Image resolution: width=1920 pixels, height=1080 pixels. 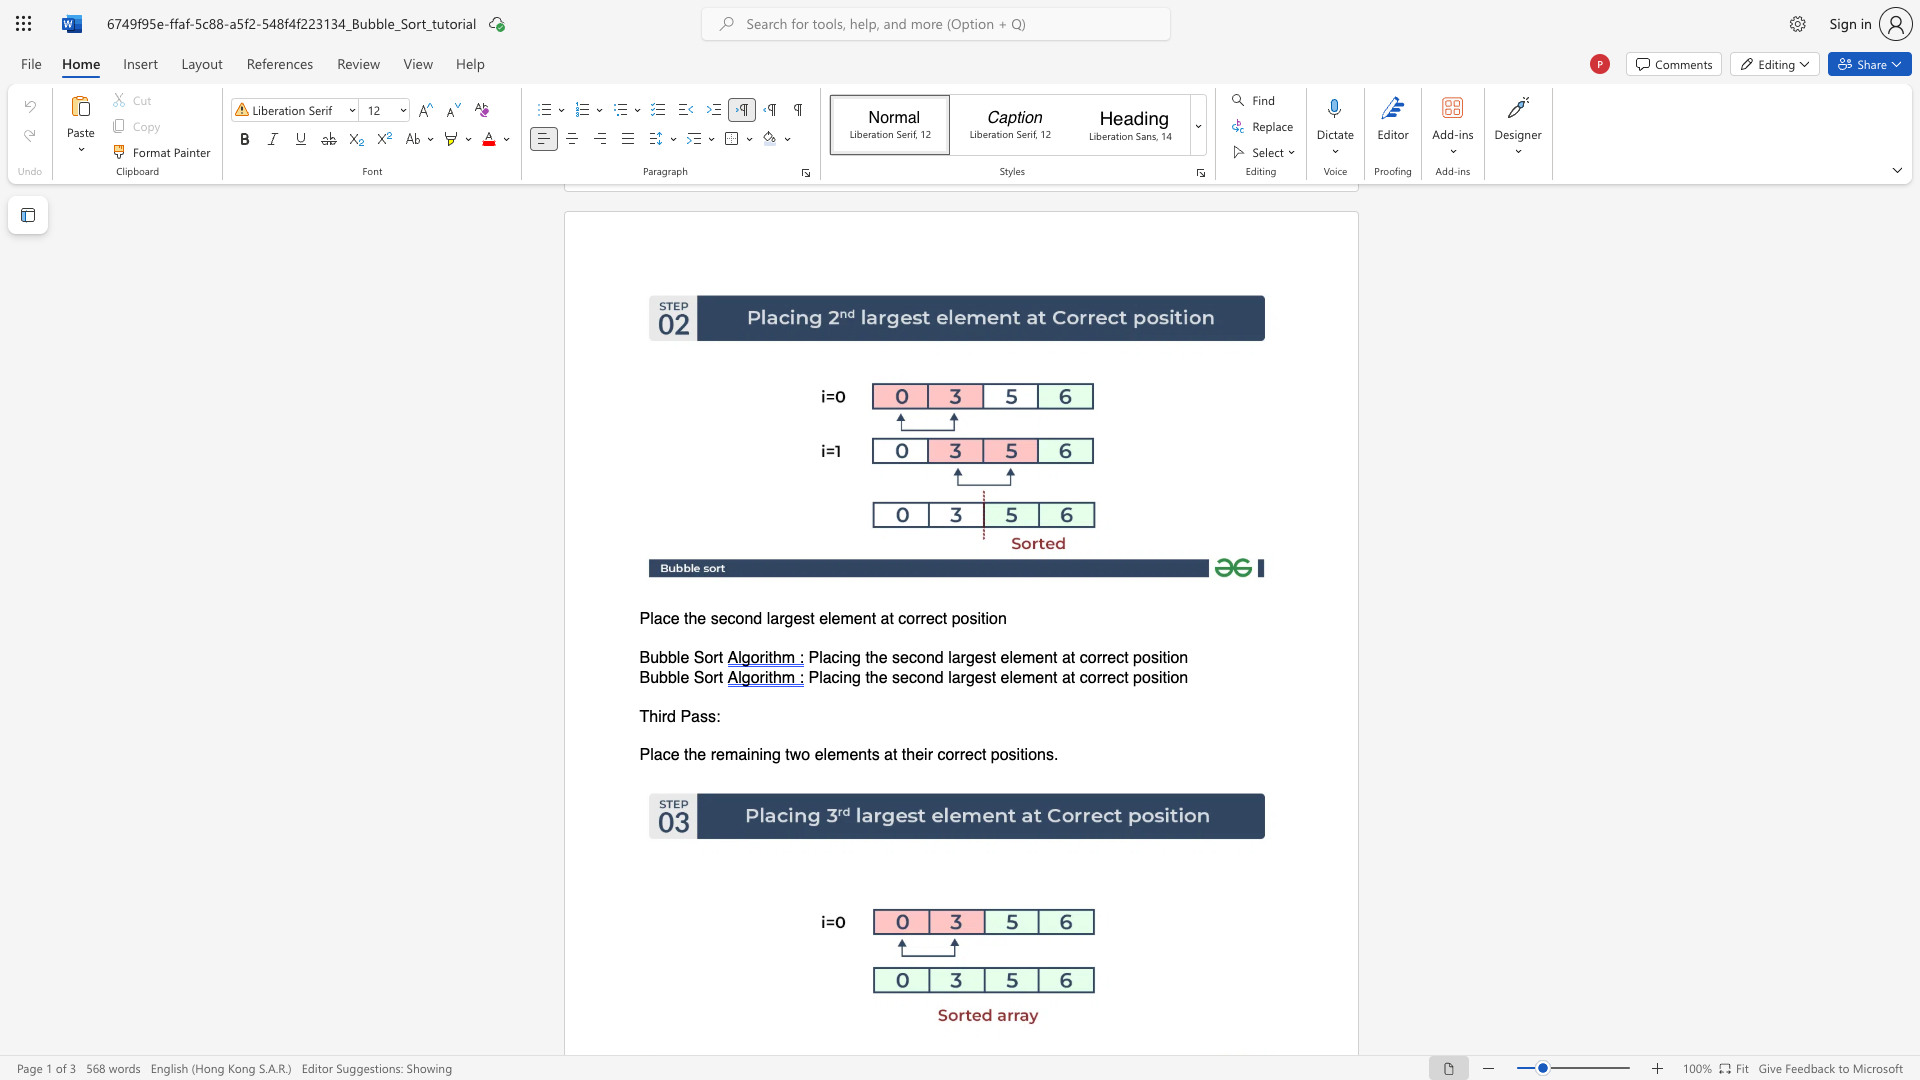 I want to click on the 3th character "c" in the text, so click(x=1082, y=658).